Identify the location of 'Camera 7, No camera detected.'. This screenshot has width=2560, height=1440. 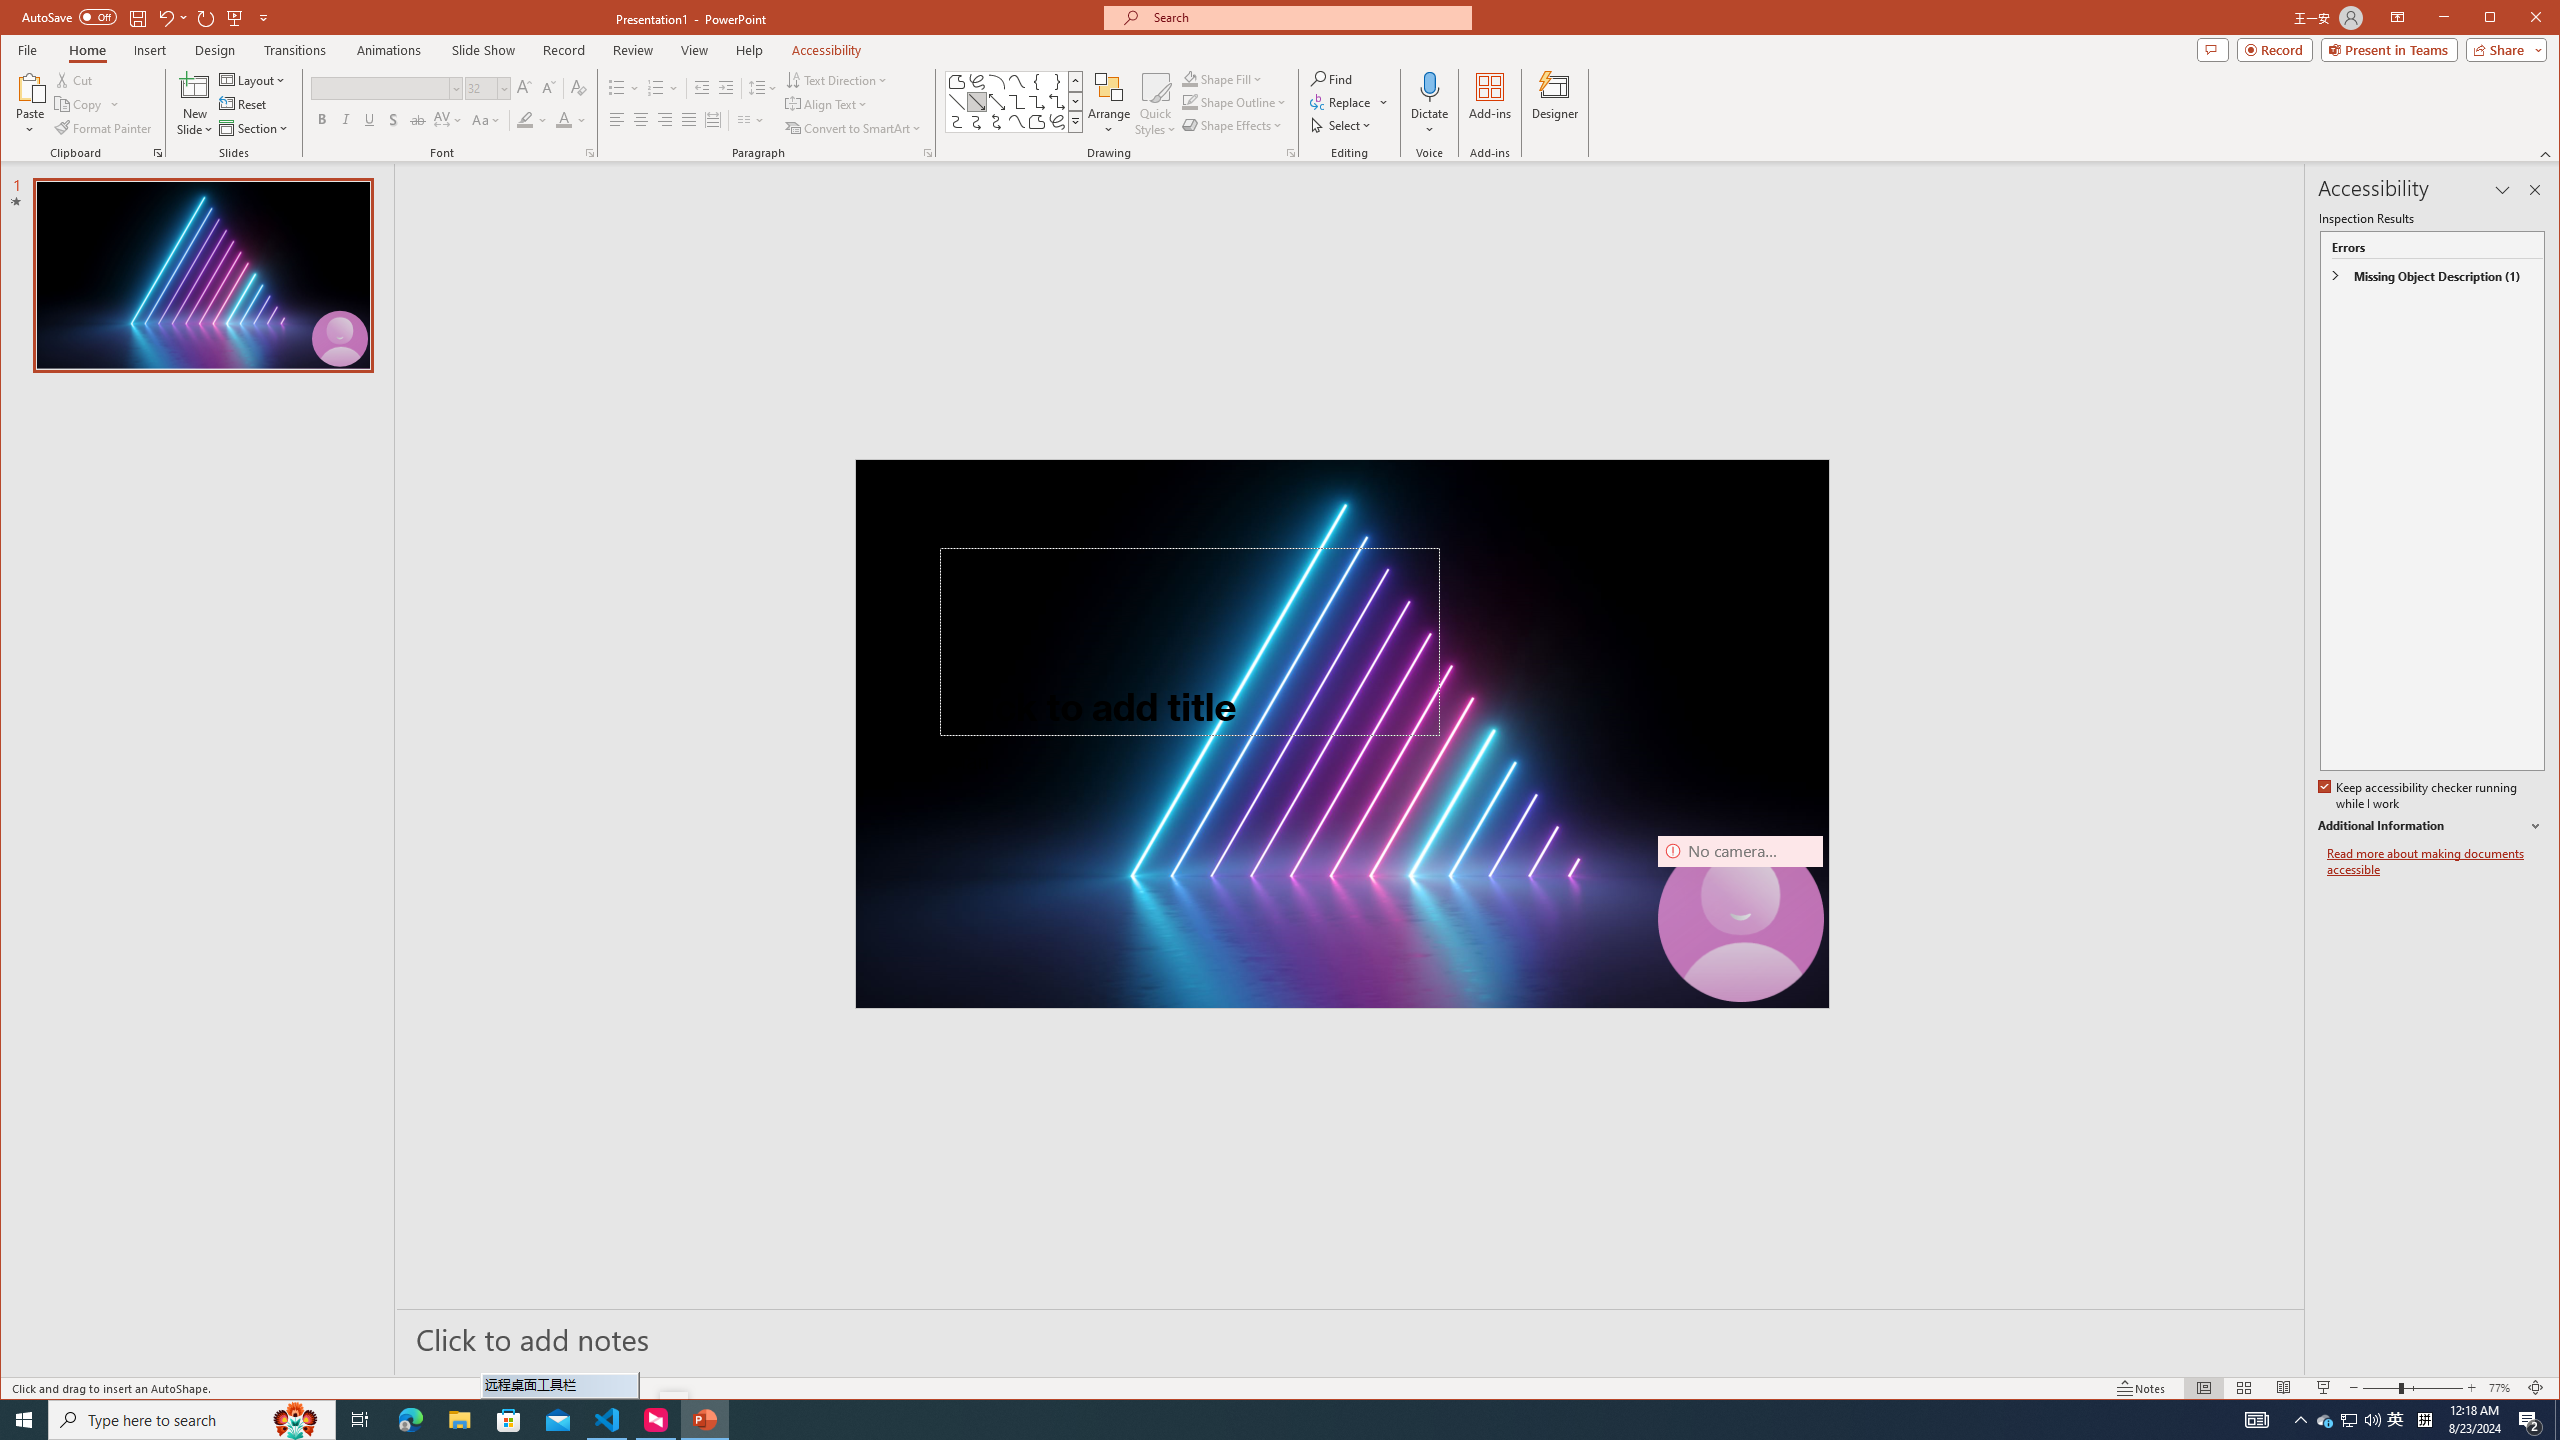
(1740, 918).